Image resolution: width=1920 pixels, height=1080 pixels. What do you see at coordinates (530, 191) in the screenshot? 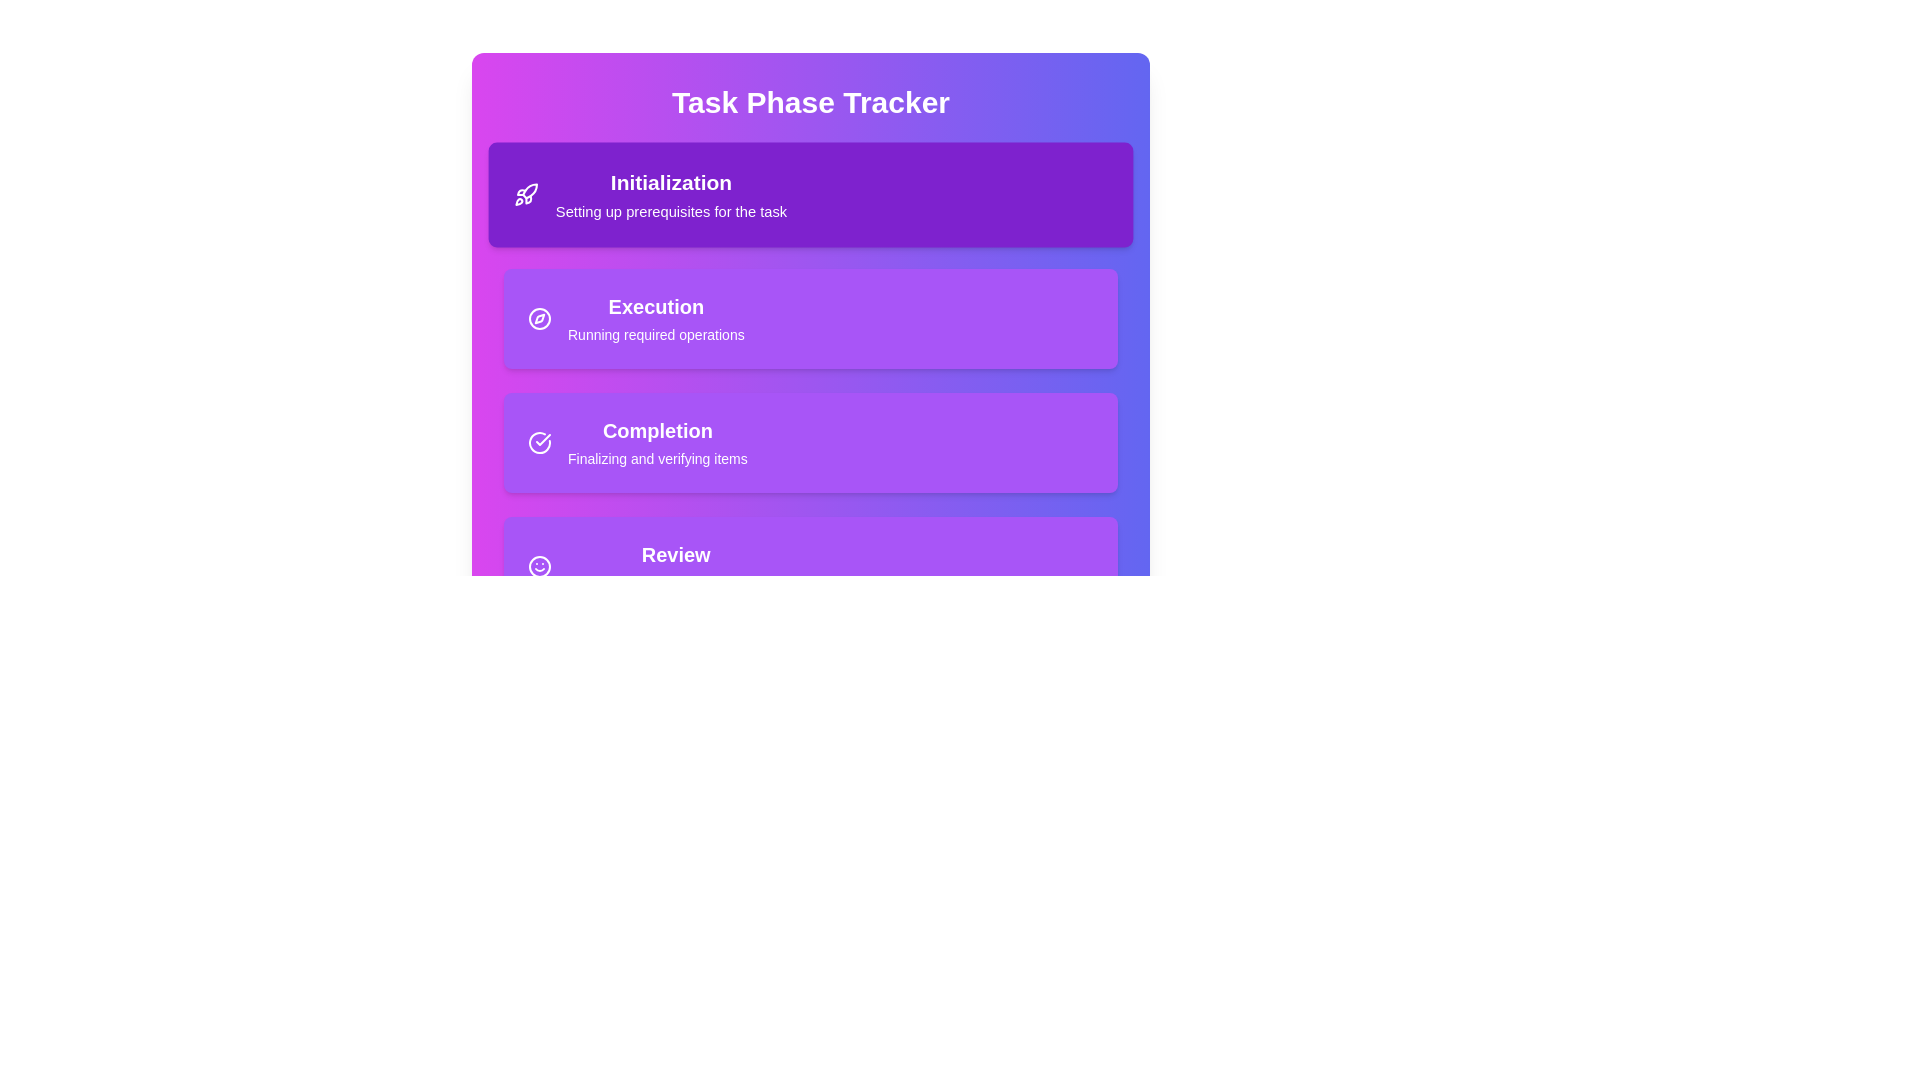
I see `the Decorative icon which resembles a flame or rocket shape, located inside the highlighted 'Initialization' section of the 'Task Phase Tracker'` at bounding box center [530, 191].